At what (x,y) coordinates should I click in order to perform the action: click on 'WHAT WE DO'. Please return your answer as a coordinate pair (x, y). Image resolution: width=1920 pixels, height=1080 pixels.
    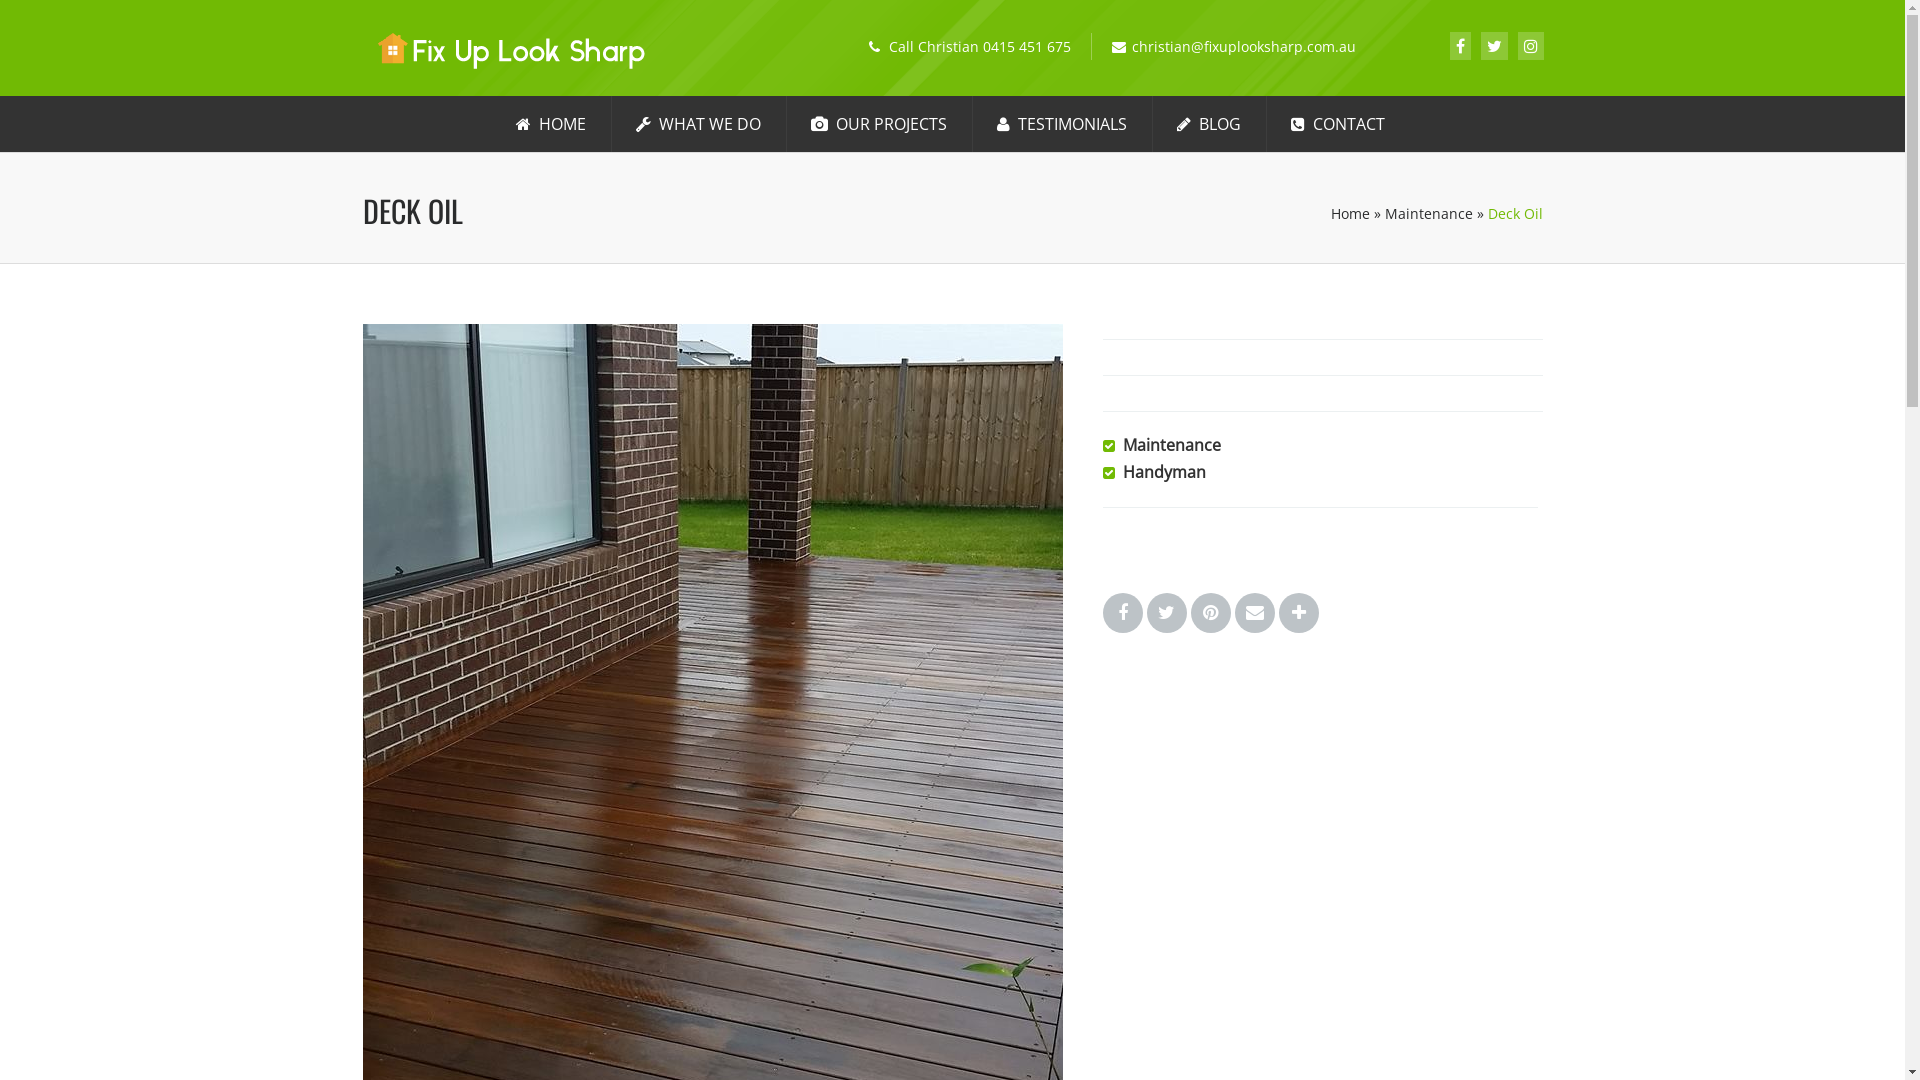
    Looking at the image, I should click on (698, 124).